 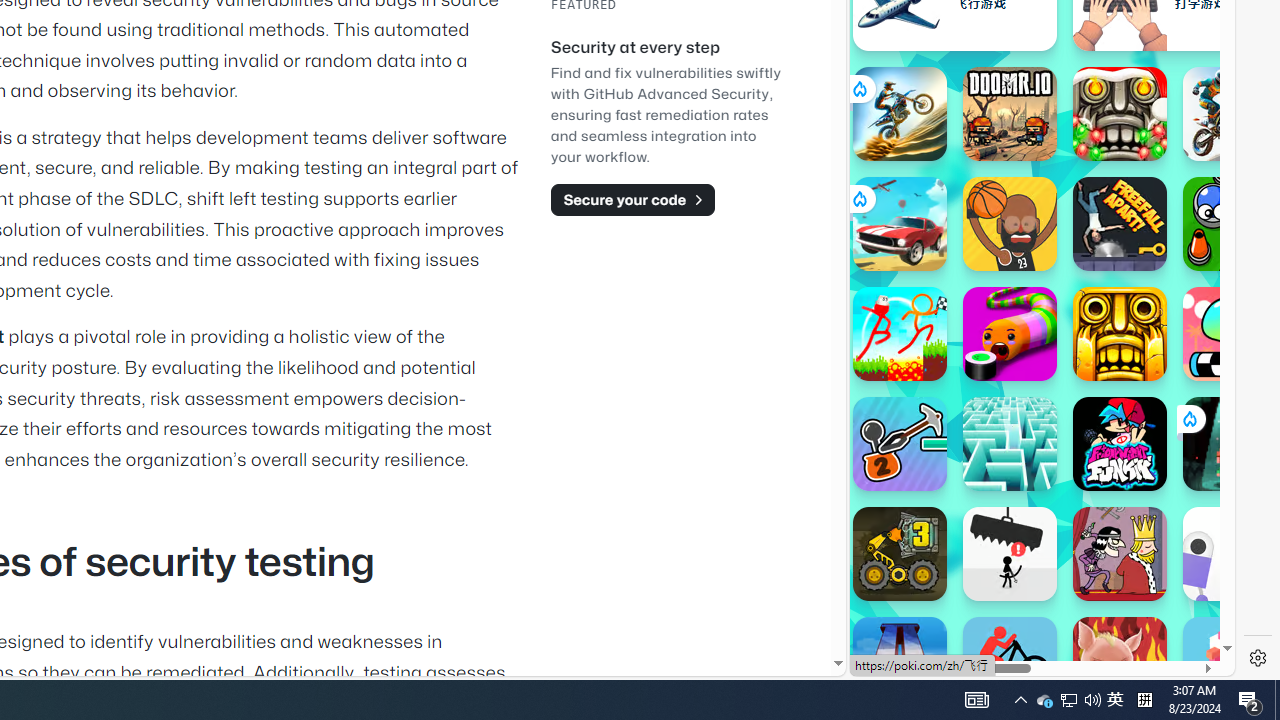 What do you see at coordinates (1009, 554) in the screenshot?
I see `'Avoid Dying'` at bounding box center [1009, 554].